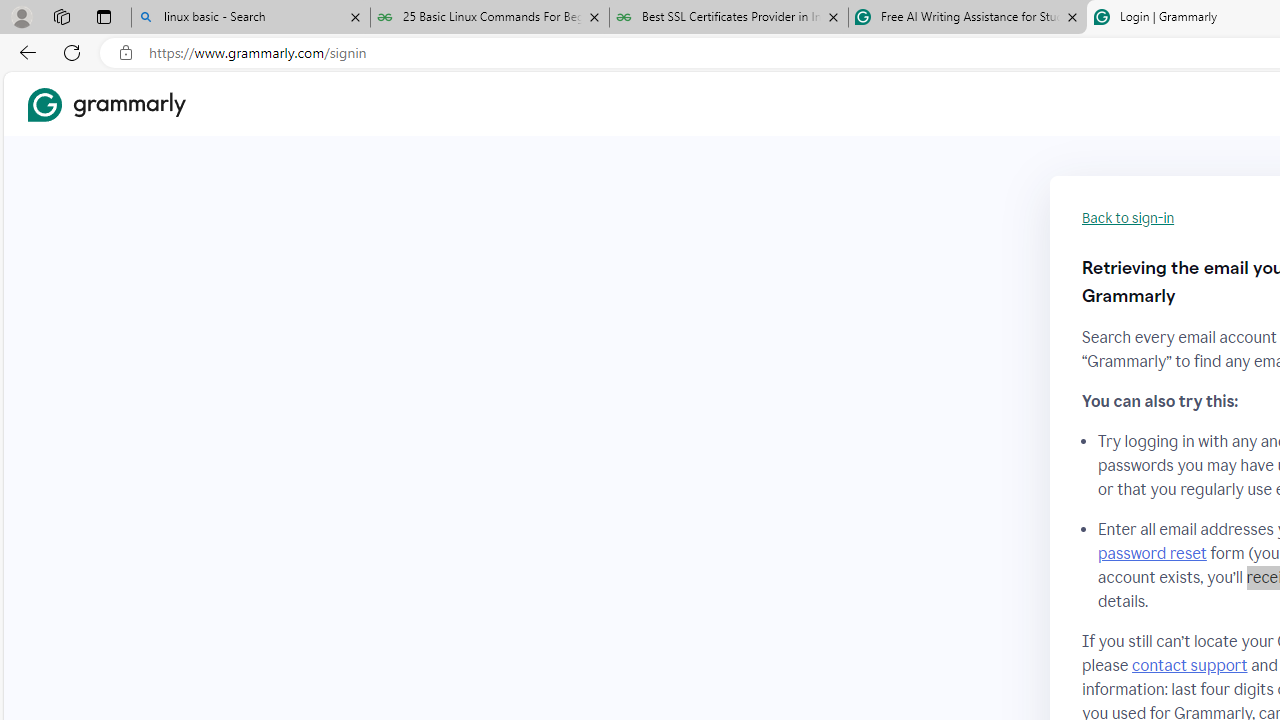 The width and height of the screenshot is (1280, 720). Describe the element at coordinates (728, 17) in the screenshot. I see `'Best SSL Certificates Provider in India - GeeksforGeeks'` at that location.